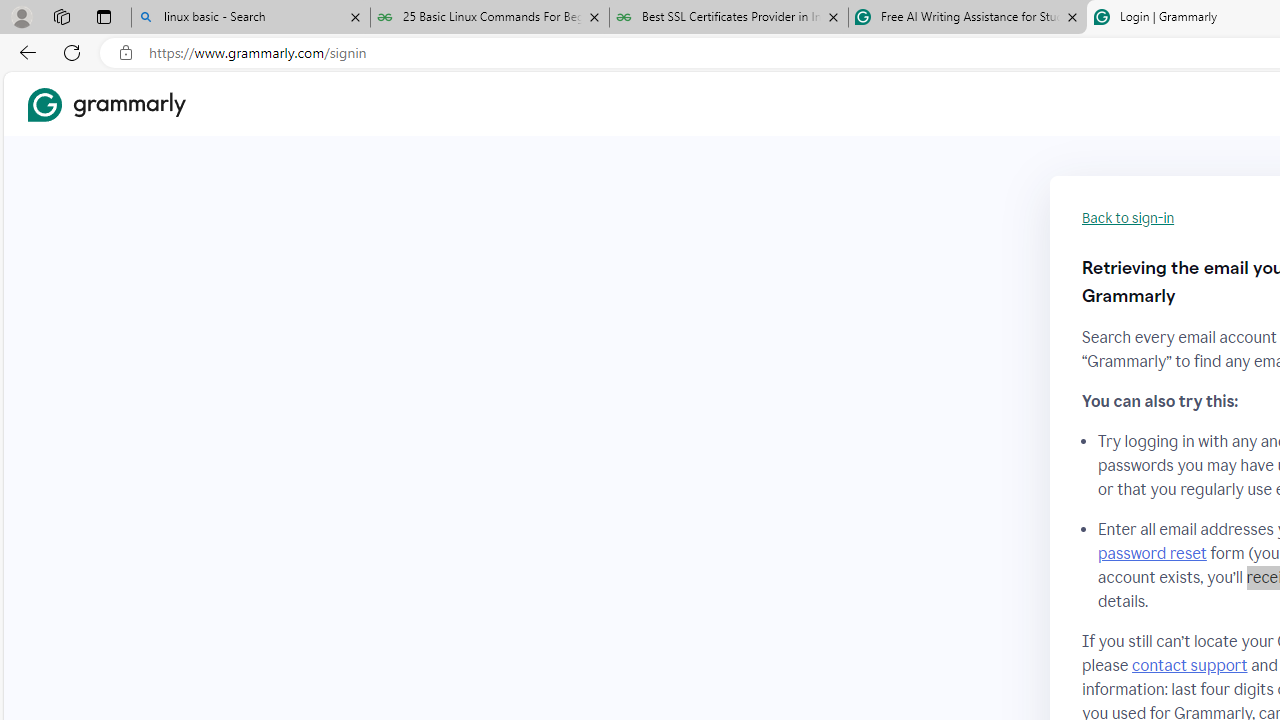 The width and height of the screenshot is (1280, 720). Describe the element at coordinates (728, 17) in the screenshot. I see `'Best SSL Certificates Provider in India - GeeksforGeeks'` at that location.